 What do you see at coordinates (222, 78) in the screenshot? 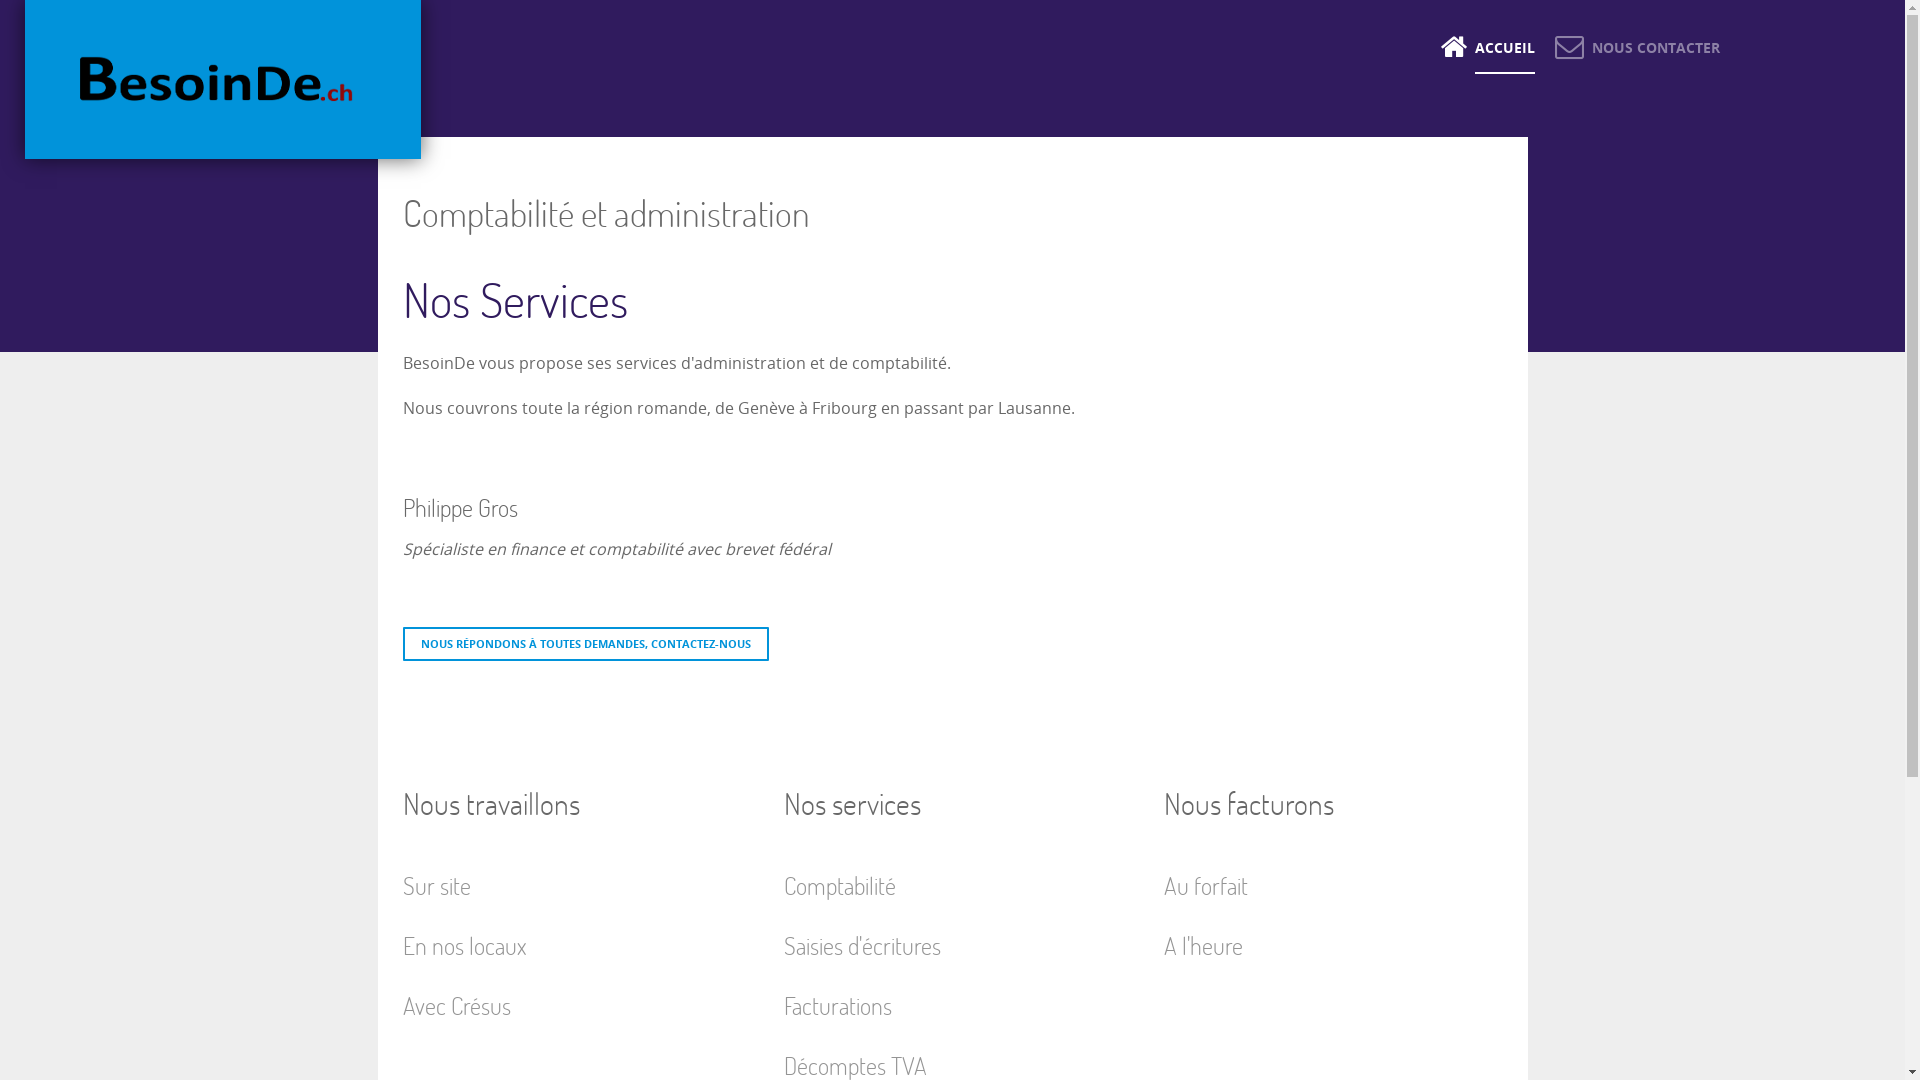
I see `'Photon'` at bounding box center [222, 78].